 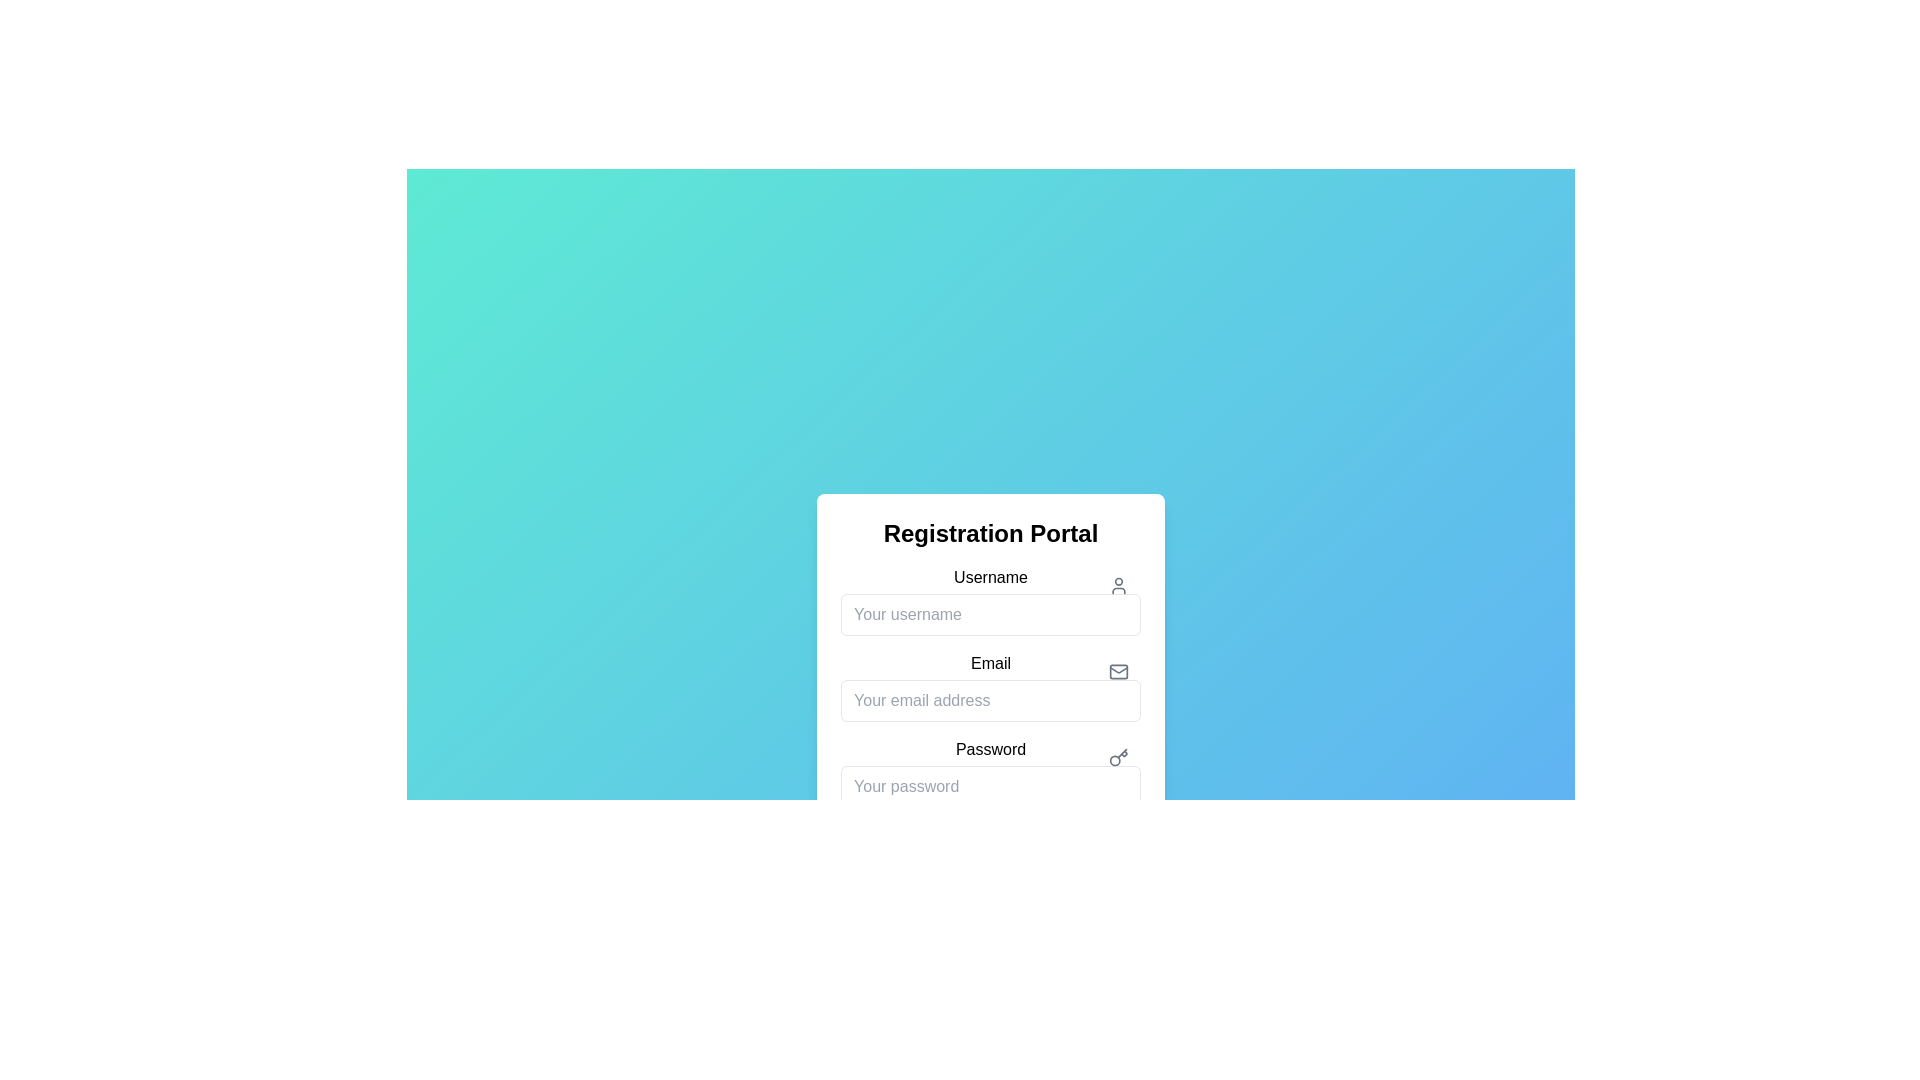 I want to click on the decorative SVG circle element located near the bottom-right section of the key icon, so click(x=1114, y=760).